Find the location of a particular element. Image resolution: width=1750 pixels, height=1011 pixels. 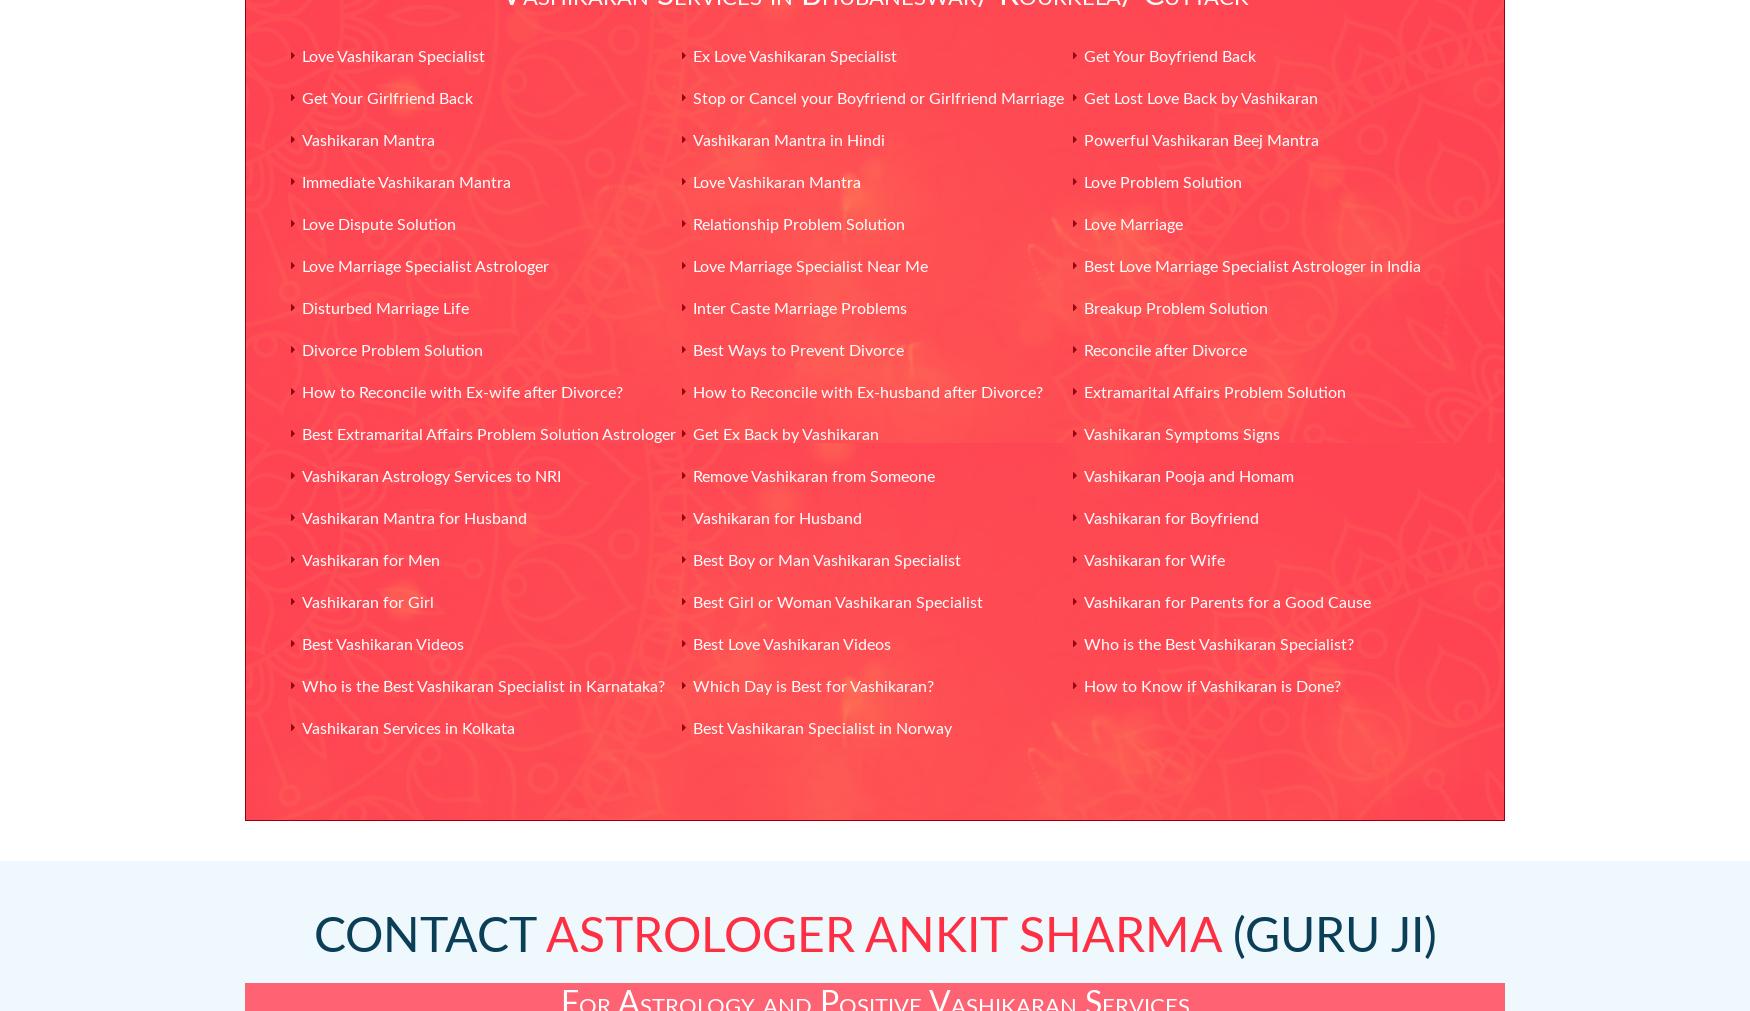

'Extramarital Affairs Problem Solution' is located at coordinates (1083, 391).